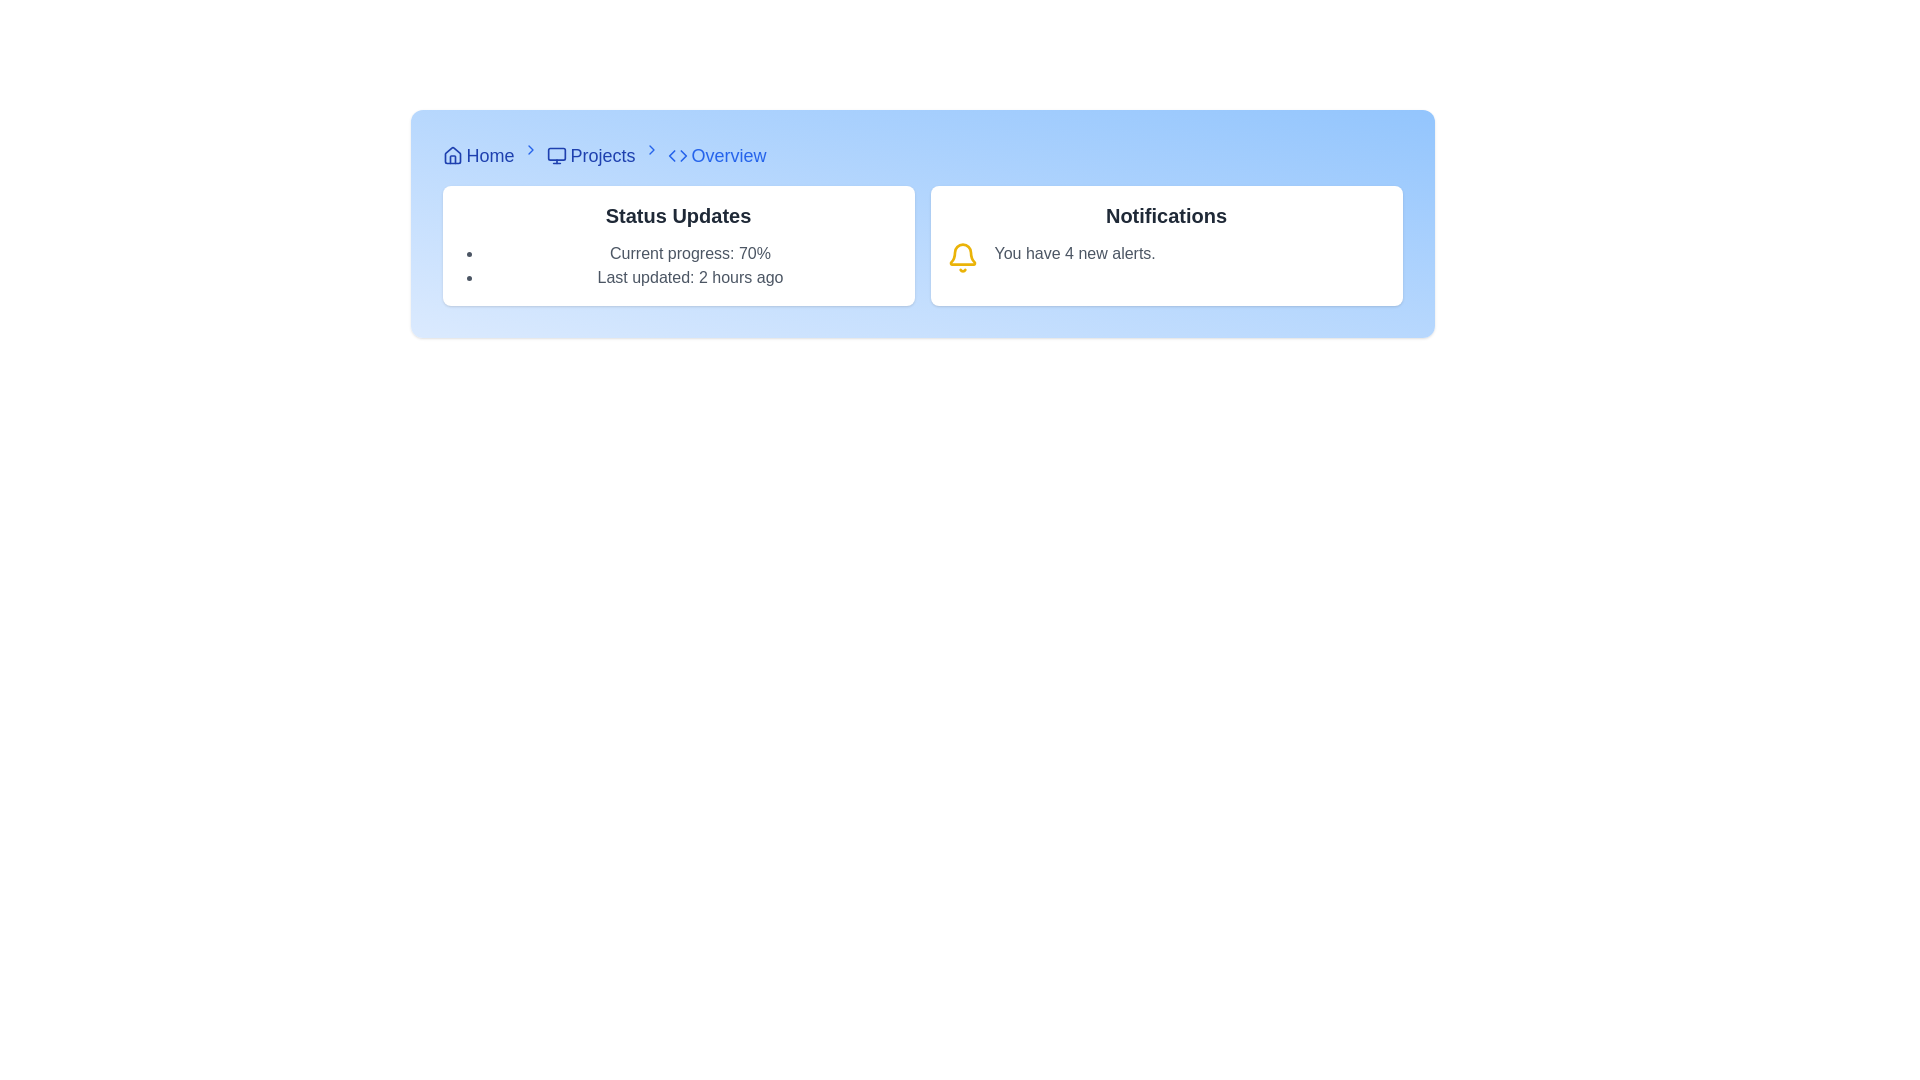  I want to click on the 'Projects' hyperlink in the breadcrumb navigation bar, which is the second clickable item positioned between 'Home' and 'Overview', so click(589, 154).